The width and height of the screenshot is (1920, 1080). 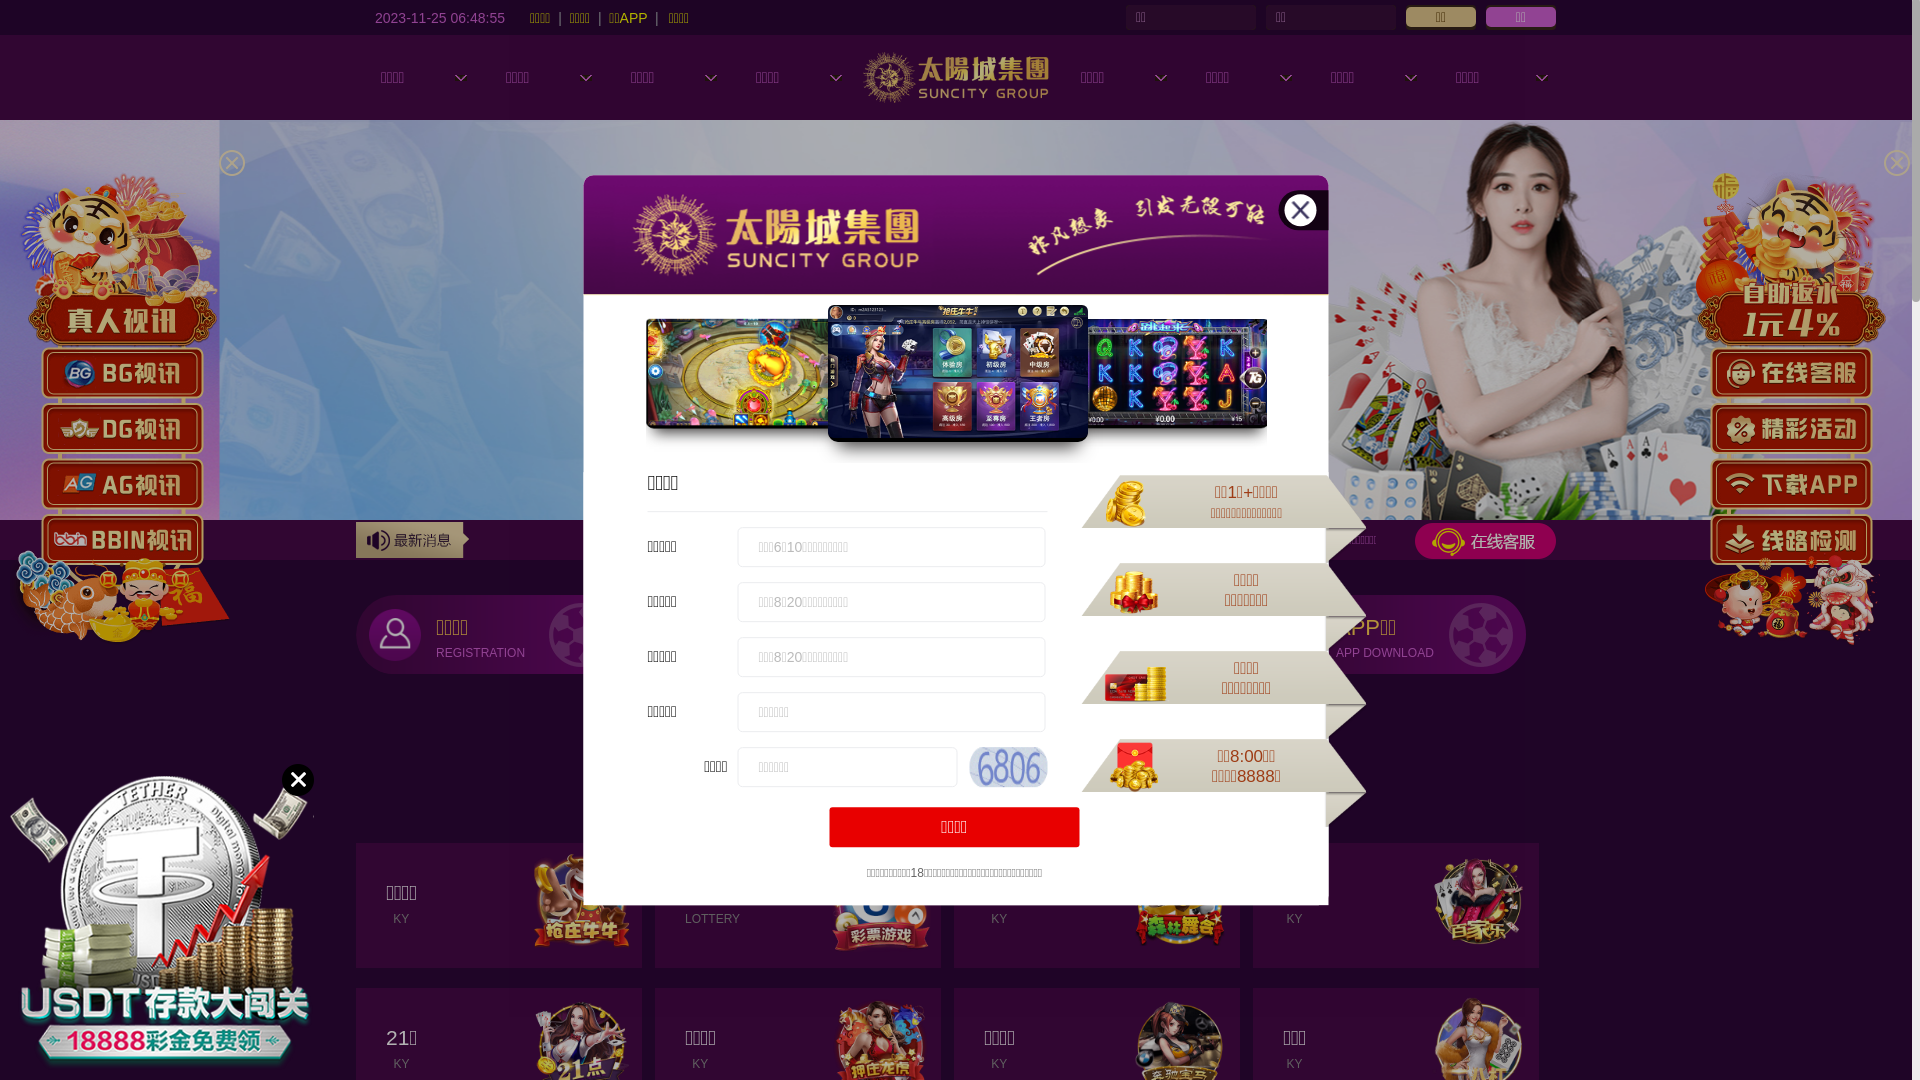 I want to click on '2023-11-25 06:48:53', so click(x=439, y=16).